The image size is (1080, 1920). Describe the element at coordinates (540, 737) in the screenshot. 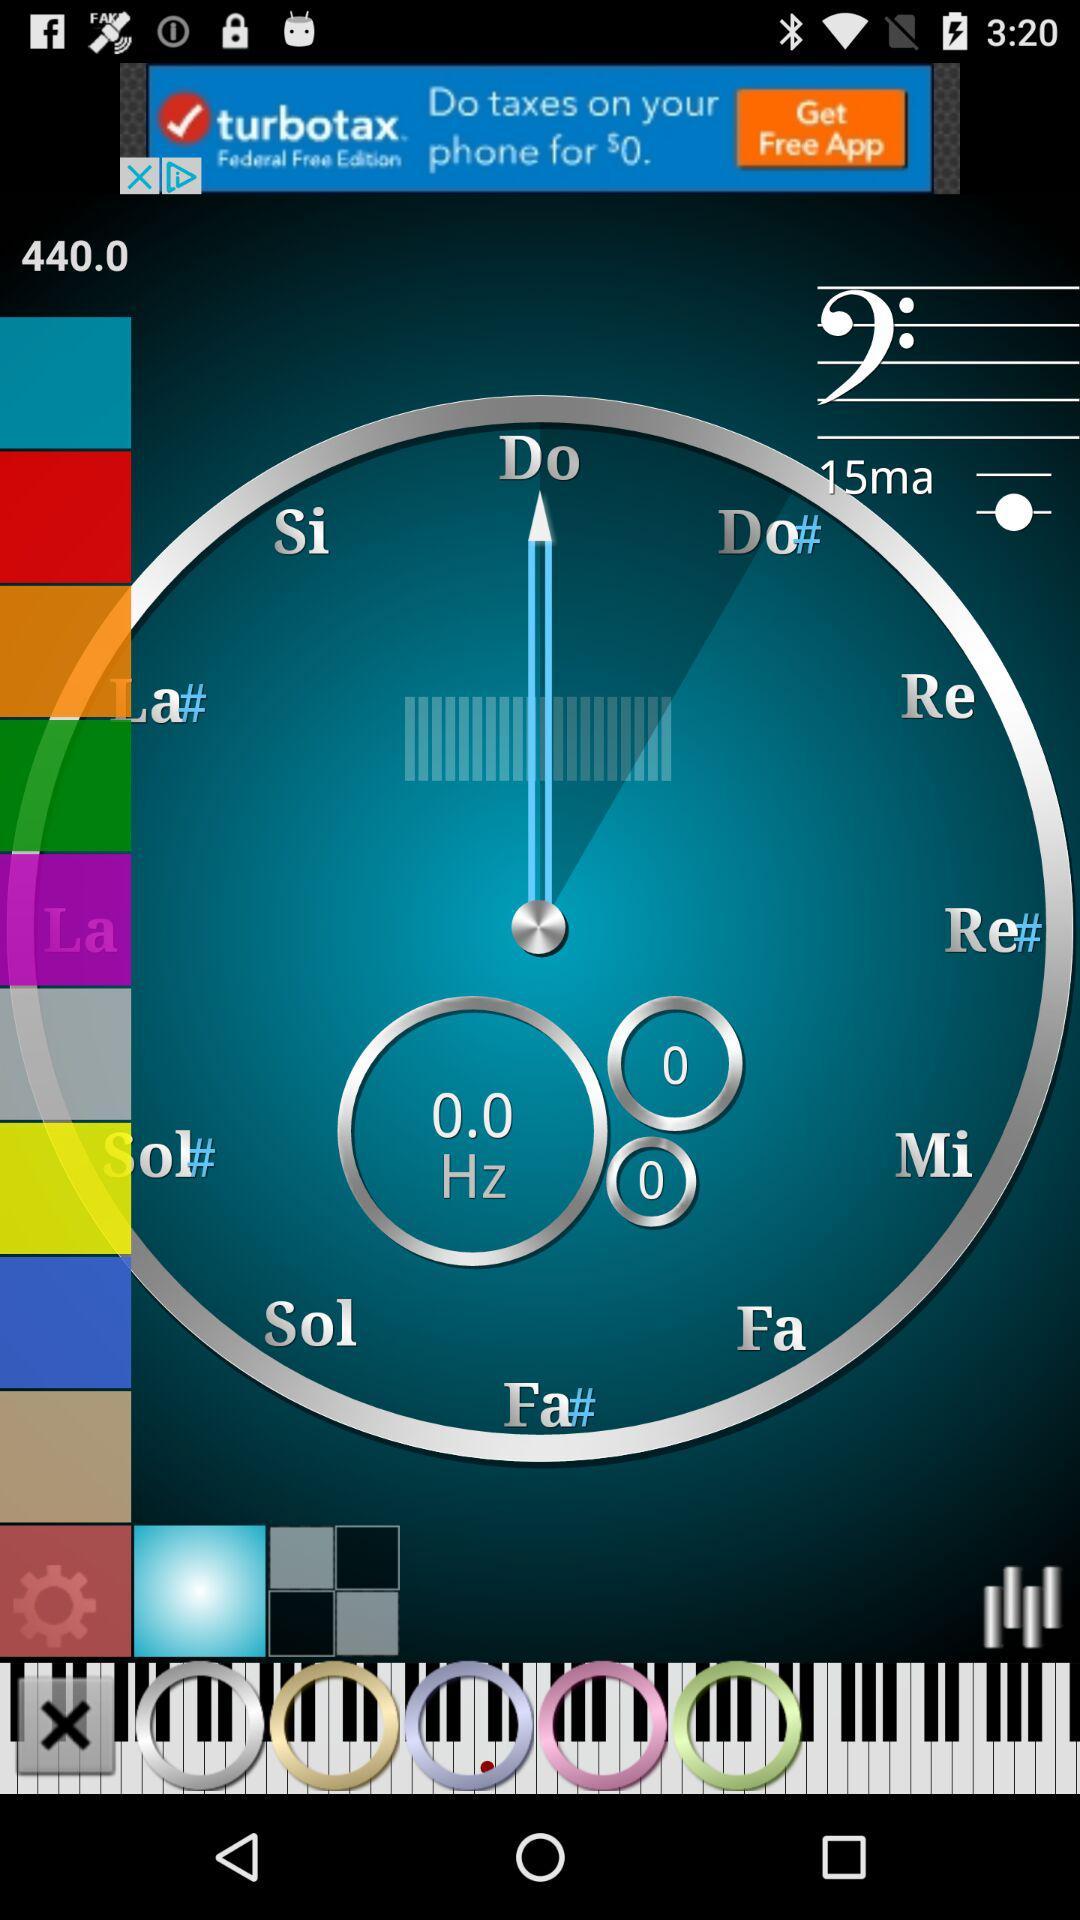

I see `the app below c a r item` at that location.